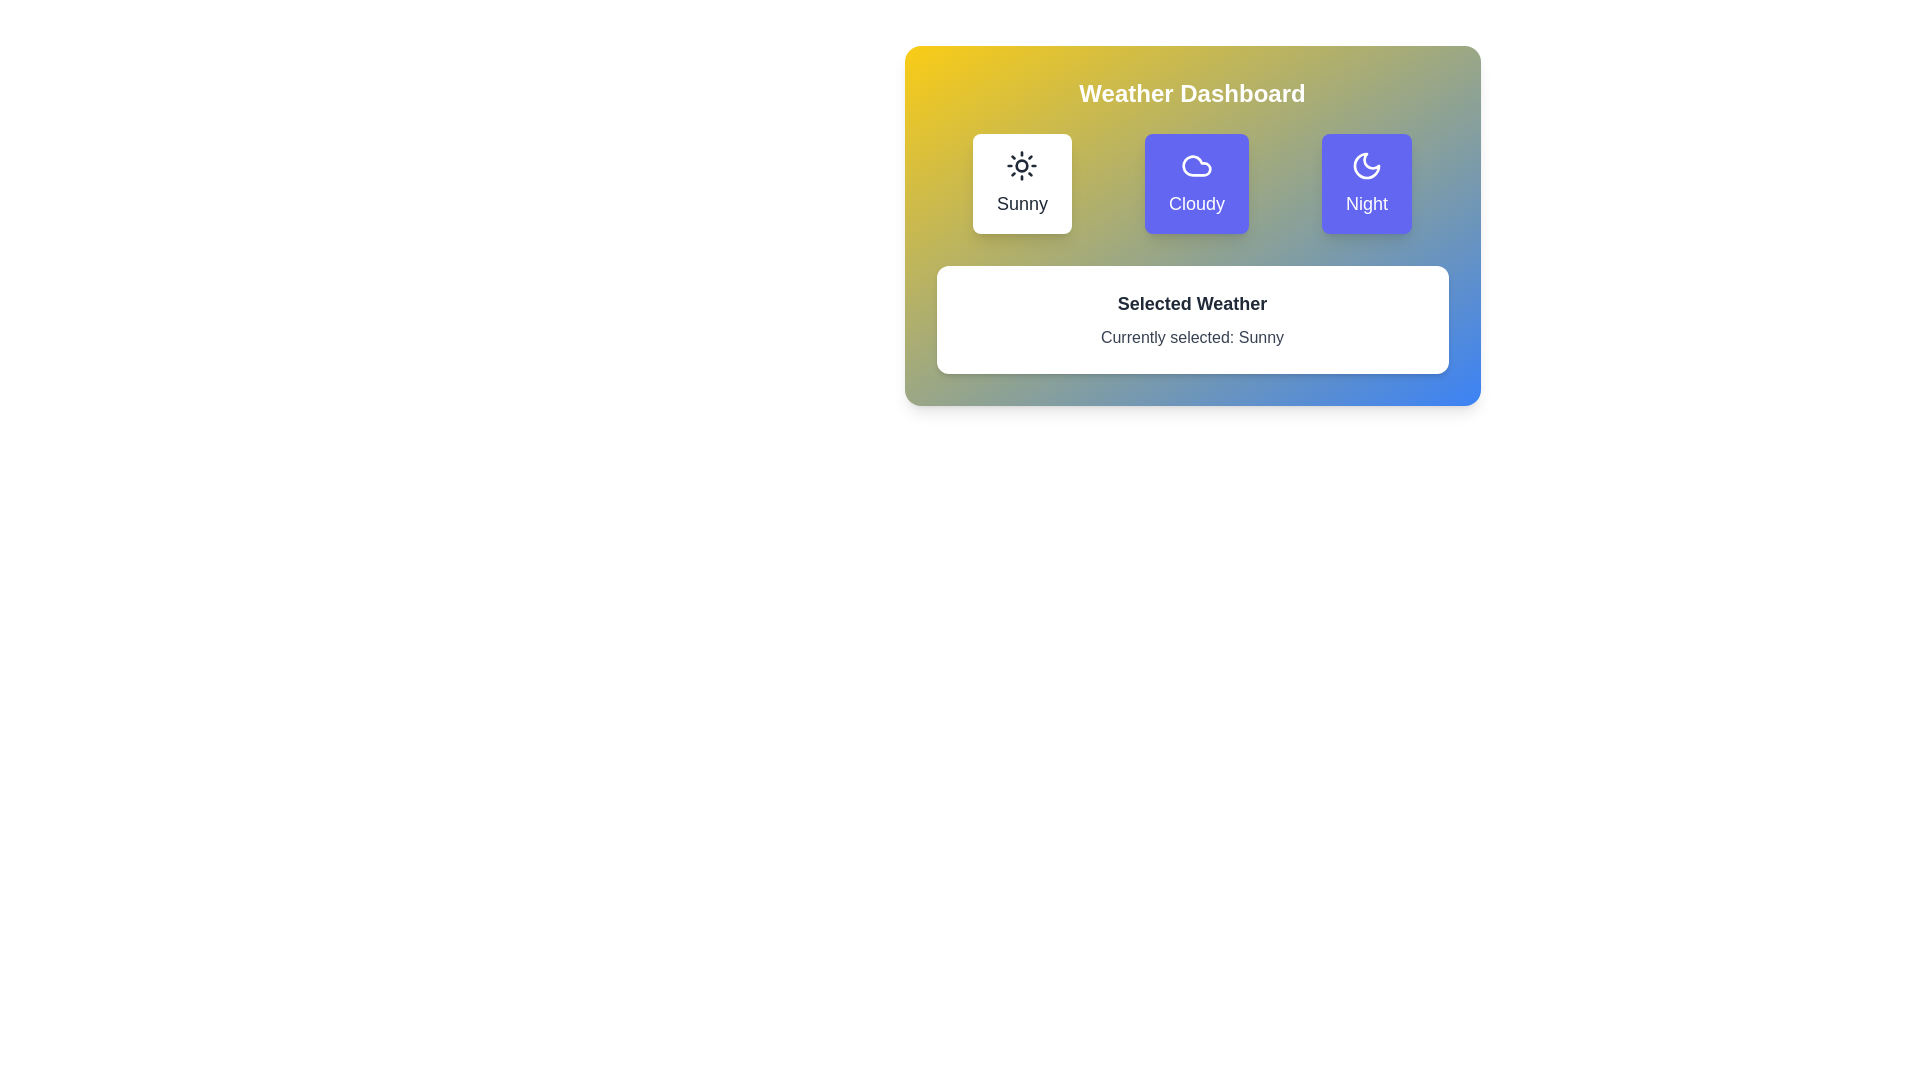 The image size is (1920, 1080). I want to click on the 'Cloudy' button, which is a card-like button with a blue background, white cloud icon, and white text, positioned in the middle of three weather option buttons on the 'Weather Dashboard', so click(1196, 184).